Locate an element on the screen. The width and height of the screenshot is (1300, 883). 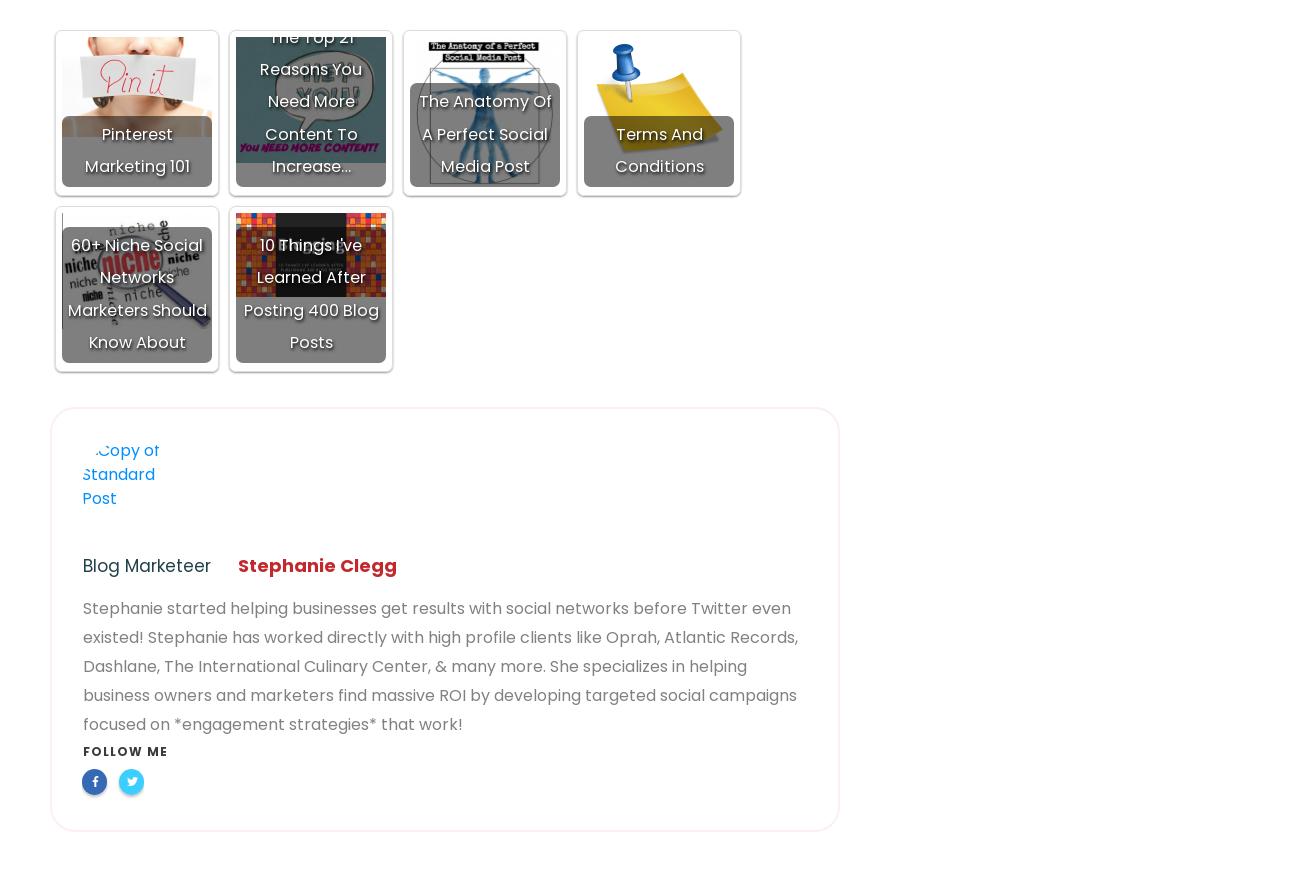
'Stephanie started helping businesses get results with social networks before Twitter even existed!   Stephanie has worked directly with high profile clients like Oprah, Atlantic Records, Dashlane, The International Culinary Center, & many more.  She specializes in helping business owners and marketers find massive ROI by developing targeted social campaigns focused on *engagement strategies* that work!' is located at coordinates (439, 664).